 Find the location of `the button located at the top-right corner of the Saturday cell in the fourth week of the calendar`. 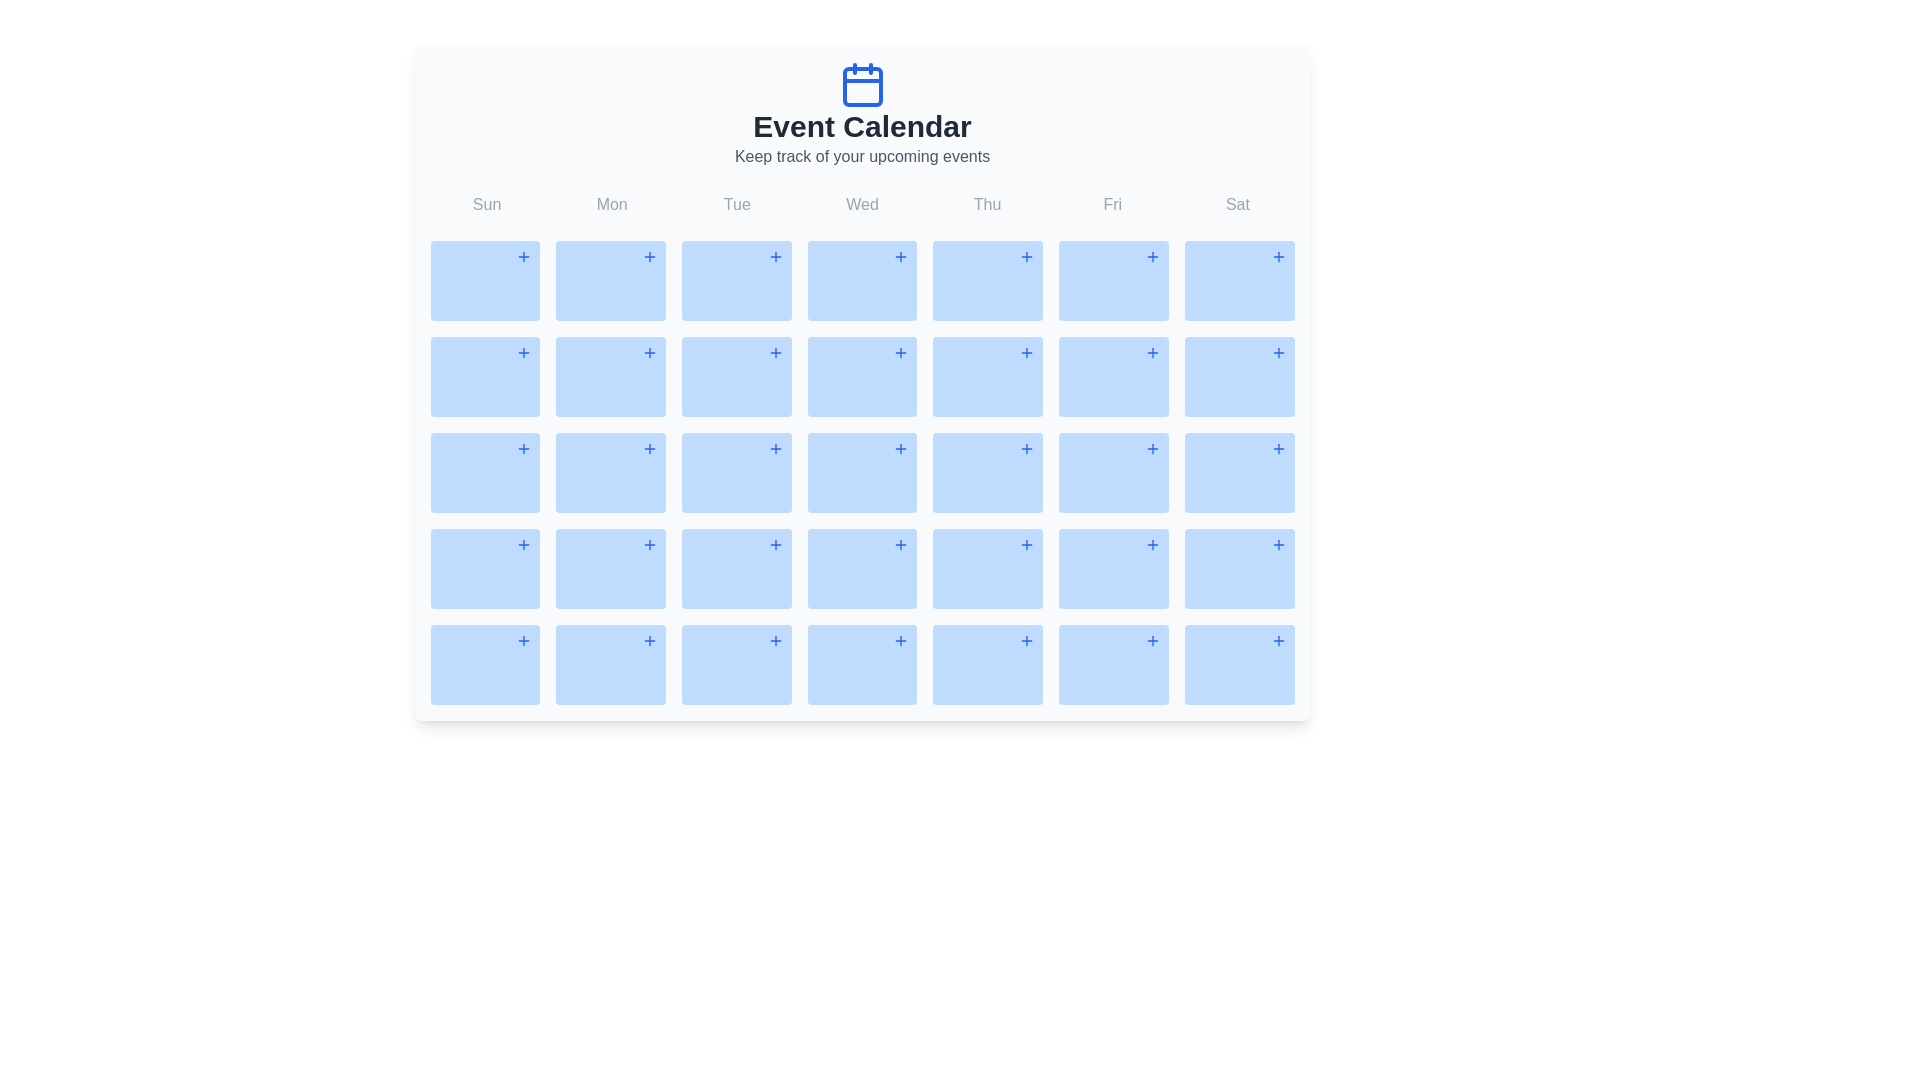

the button located at the top-right corner of the Saturday cell in the fourth week of the calendar is located at coordinates (1277, 544).